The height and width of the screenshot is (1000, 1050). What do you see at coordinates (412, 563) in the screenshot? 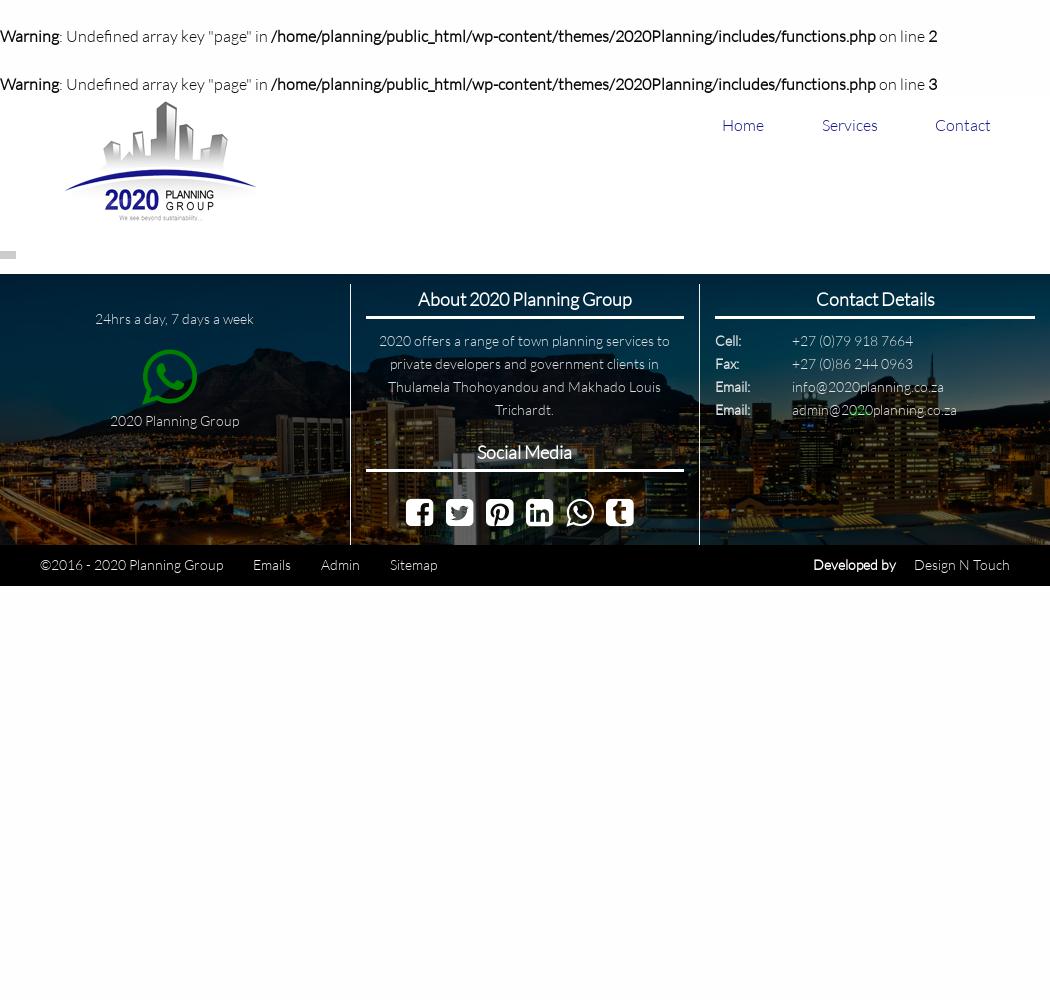
I see `'Sitemap'` at bounding box center [412, 563].